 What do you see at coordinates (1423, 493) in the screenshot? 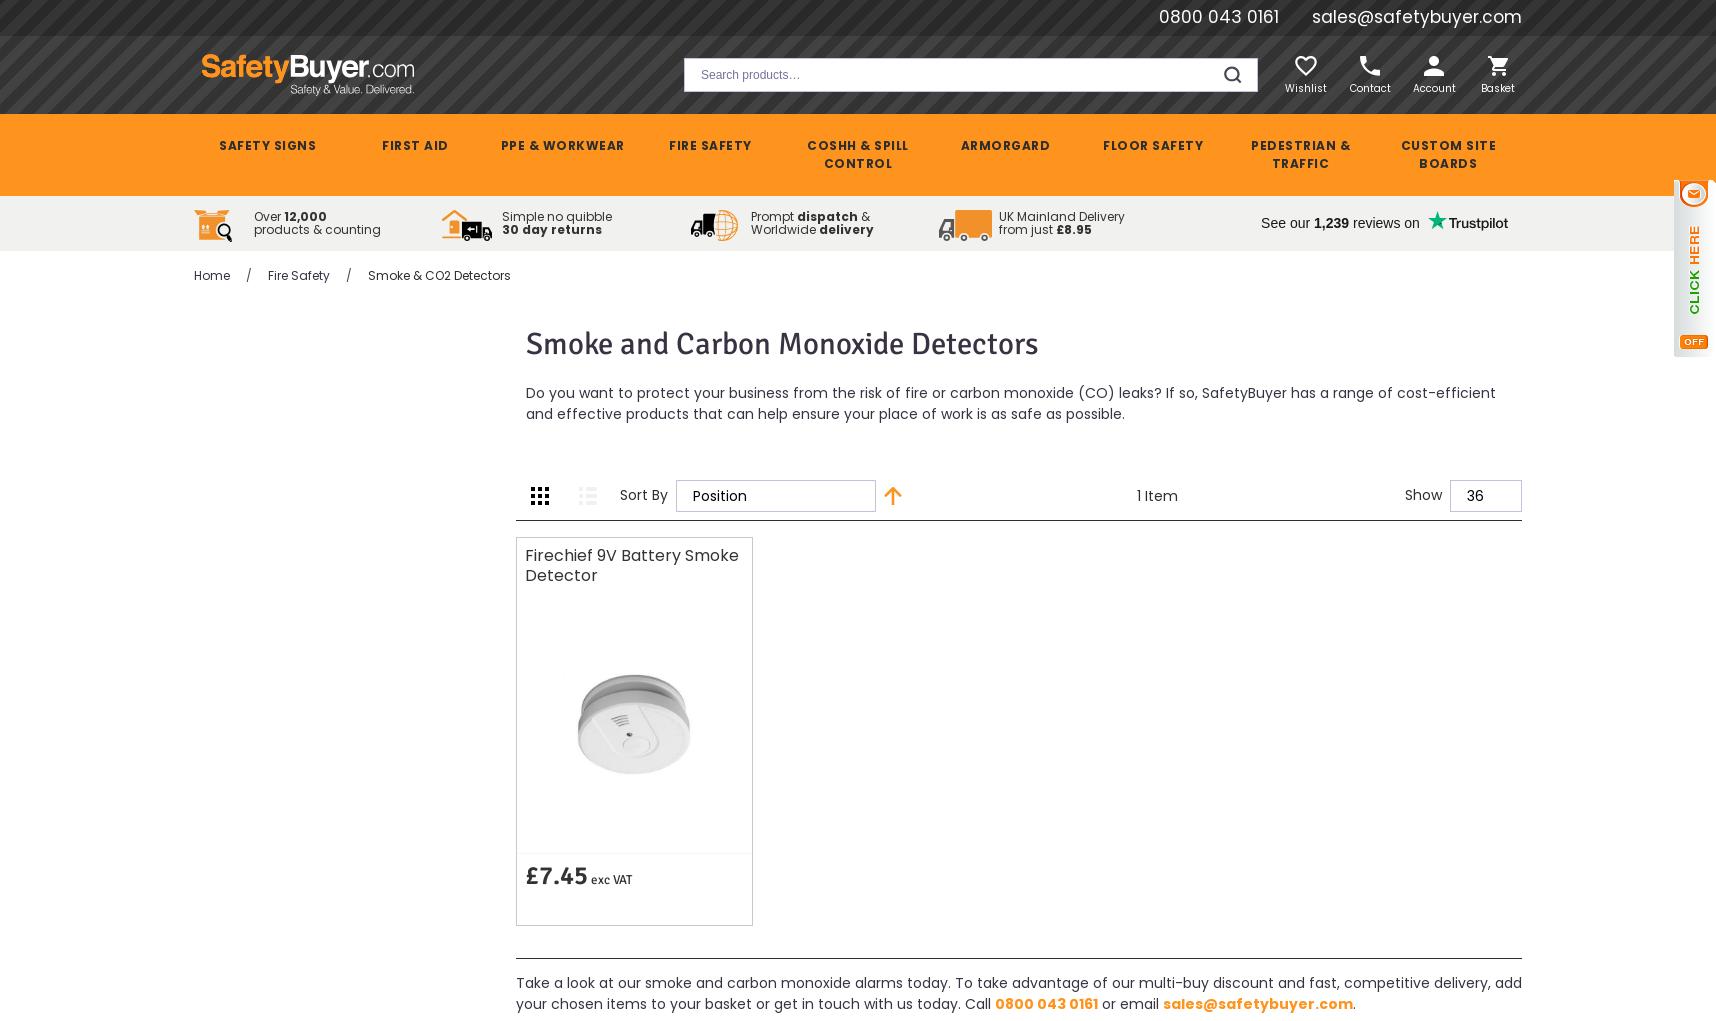
I see `'Show'` at bounding box center [1423, 493].